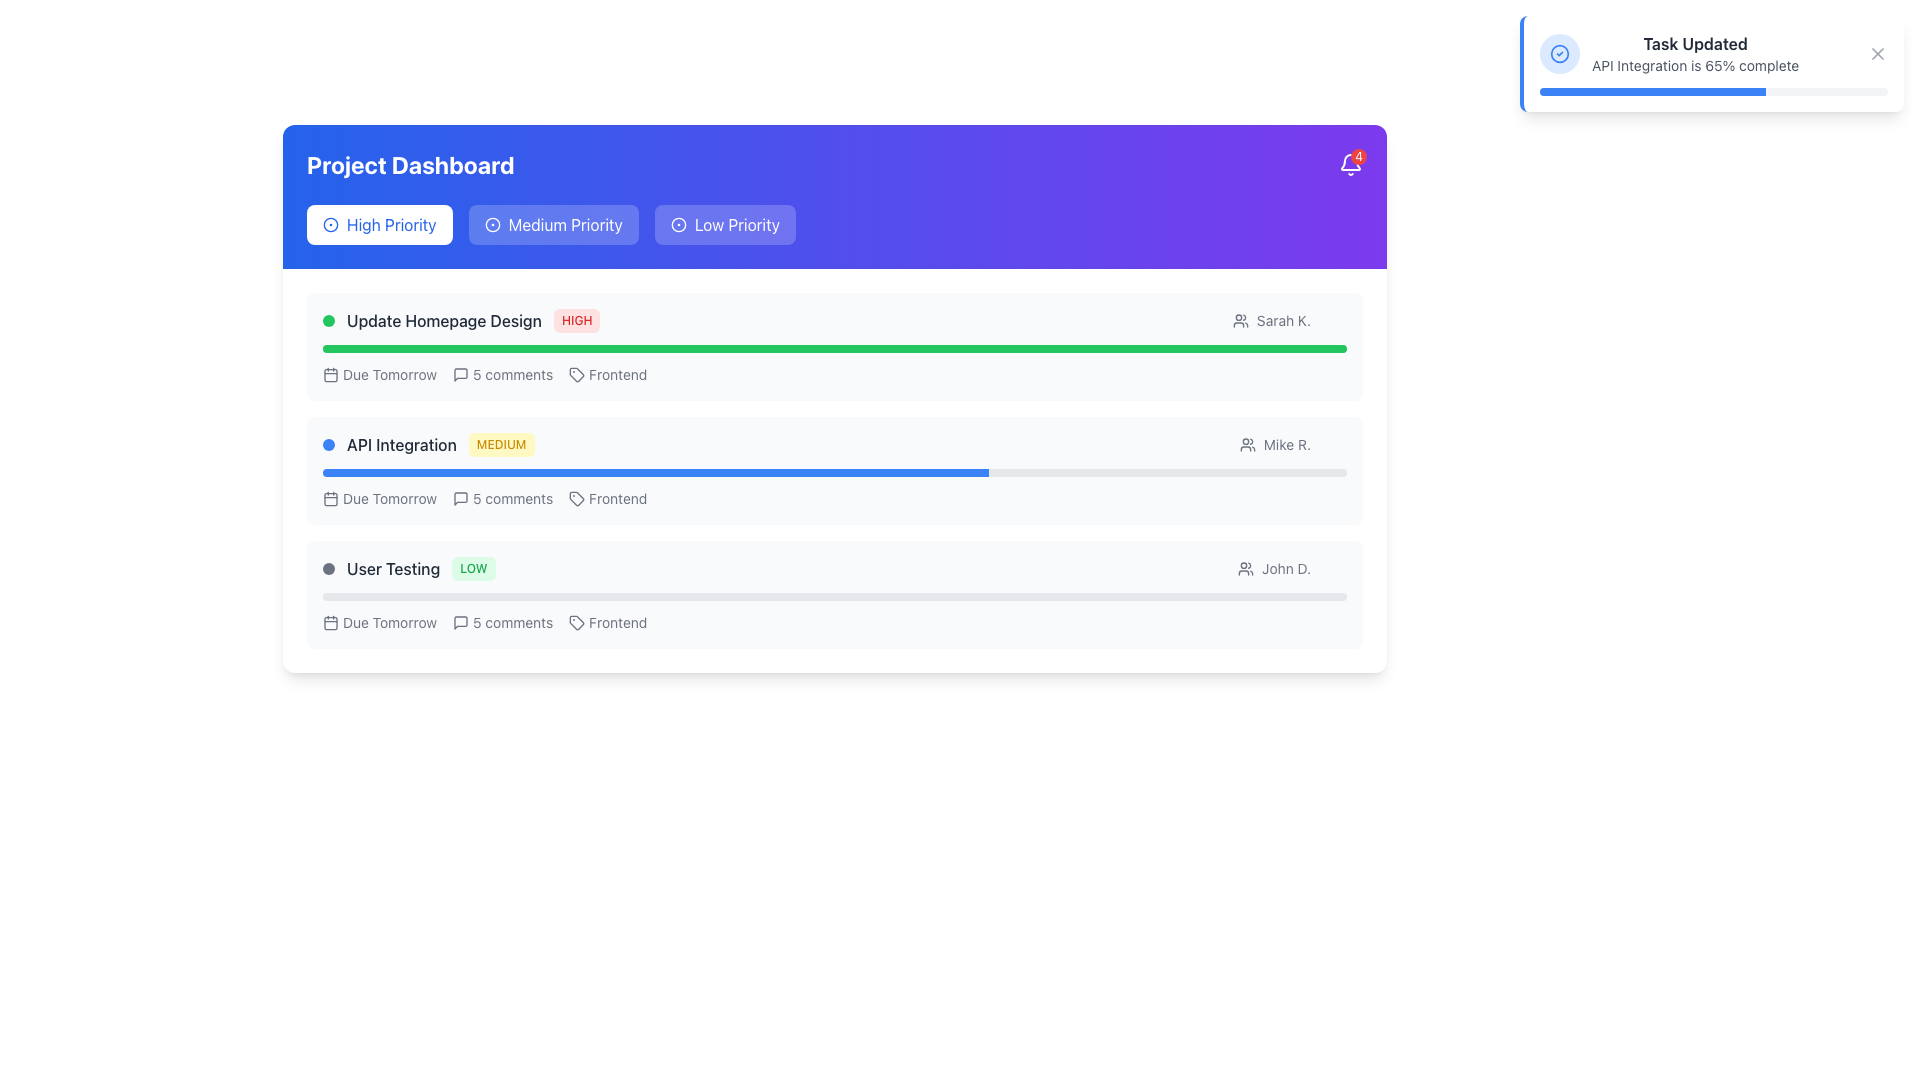 The height and width of the screenshot is (1080, 1920). Describe the element at coordinates (331, 224) in the screenshot. I see `the circular icon indicating selection, which is part of the 'High Priority' button in the 'Priority' section` at that location.